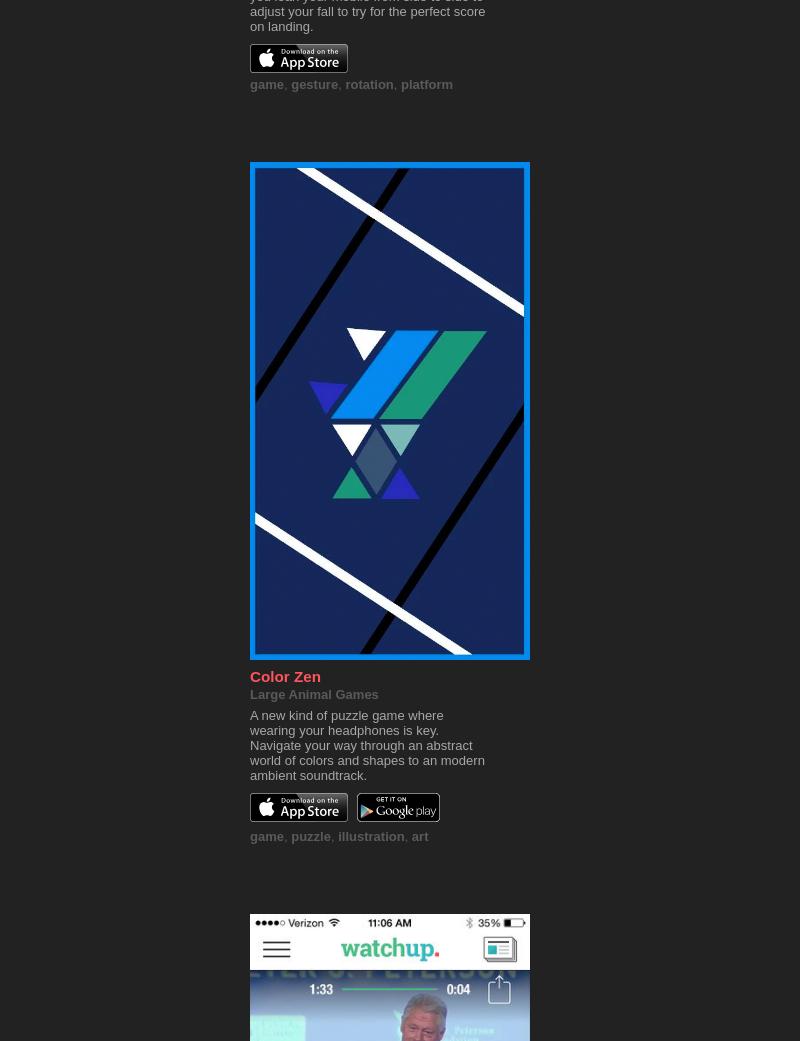 The height and width of the screenshot is (1041, 800). Describe the element at coordinates (419, 835) in the screenshot. I see `'art'` at that location.